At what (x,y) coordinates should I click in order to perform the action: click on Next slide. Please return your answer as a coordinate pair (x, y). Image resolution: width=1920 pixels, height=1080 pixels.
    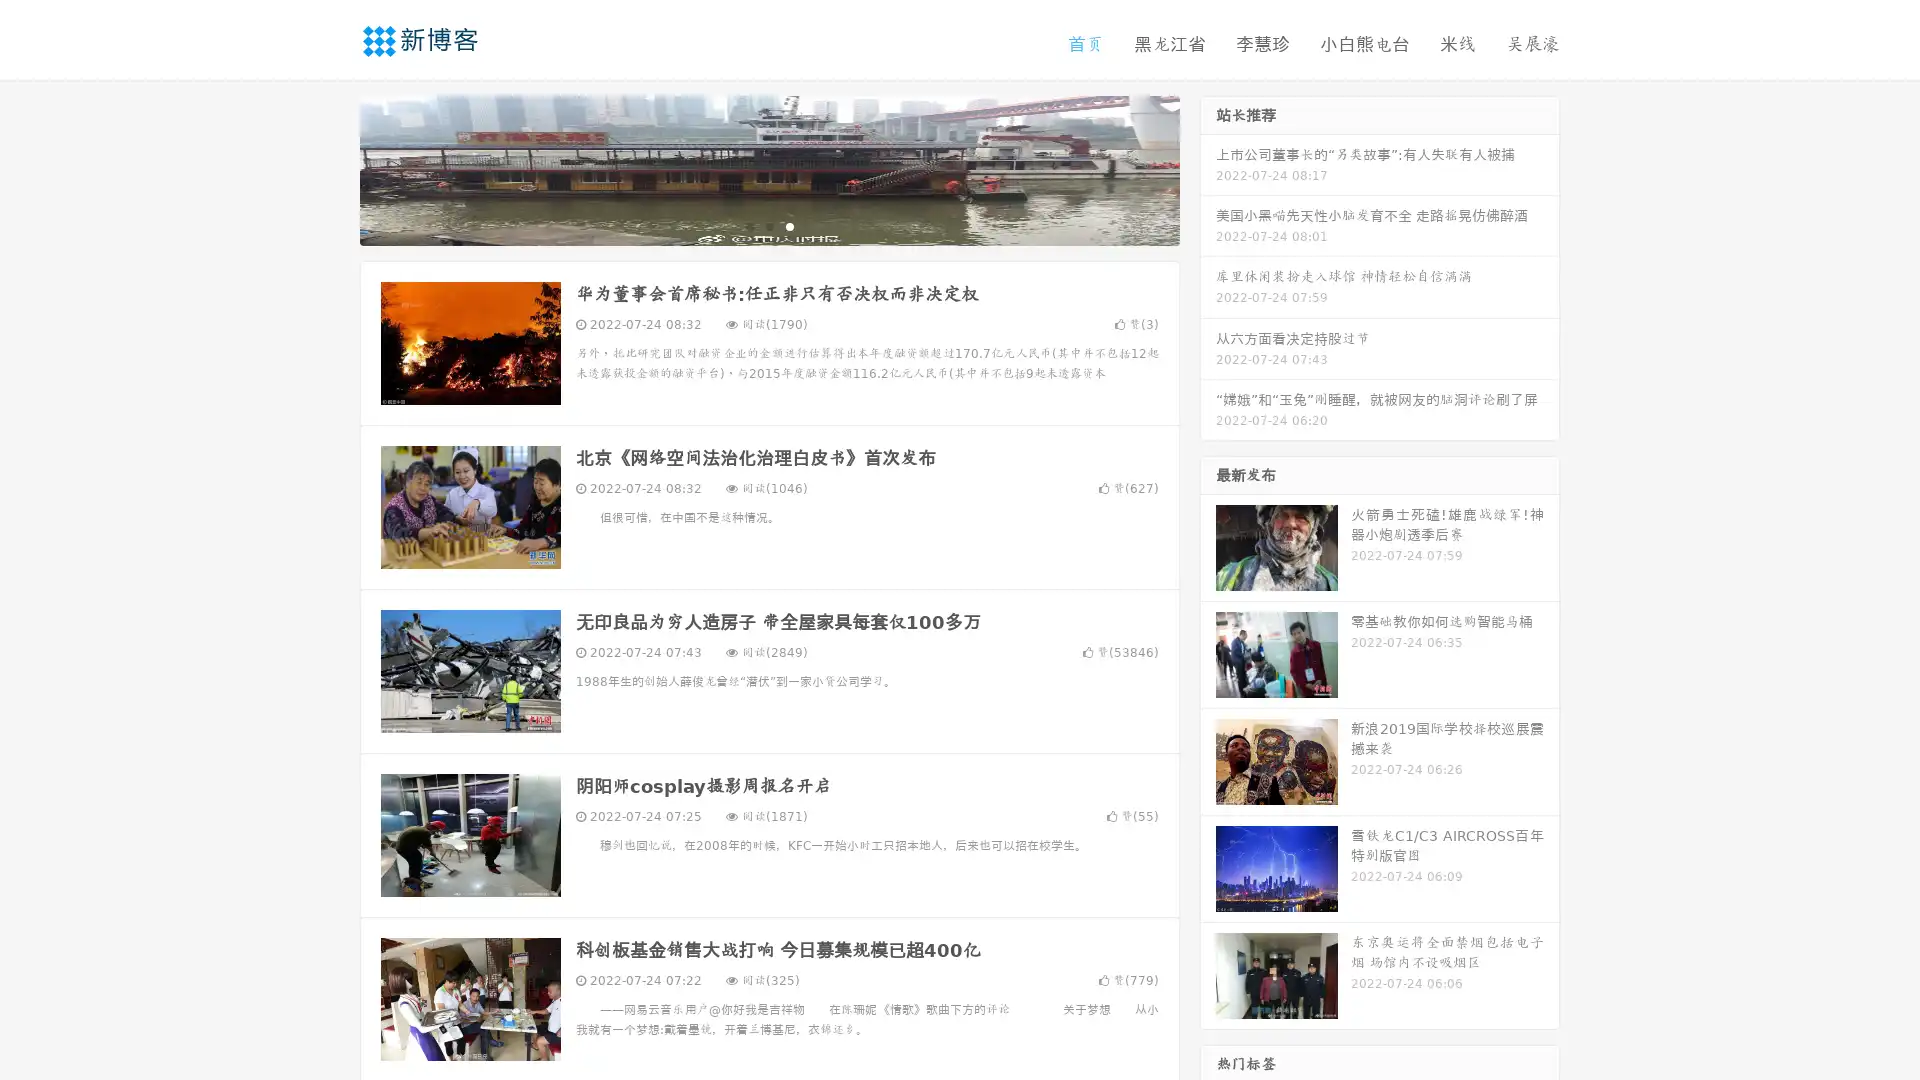
    Looking at the image, I should click on (1208, 168).